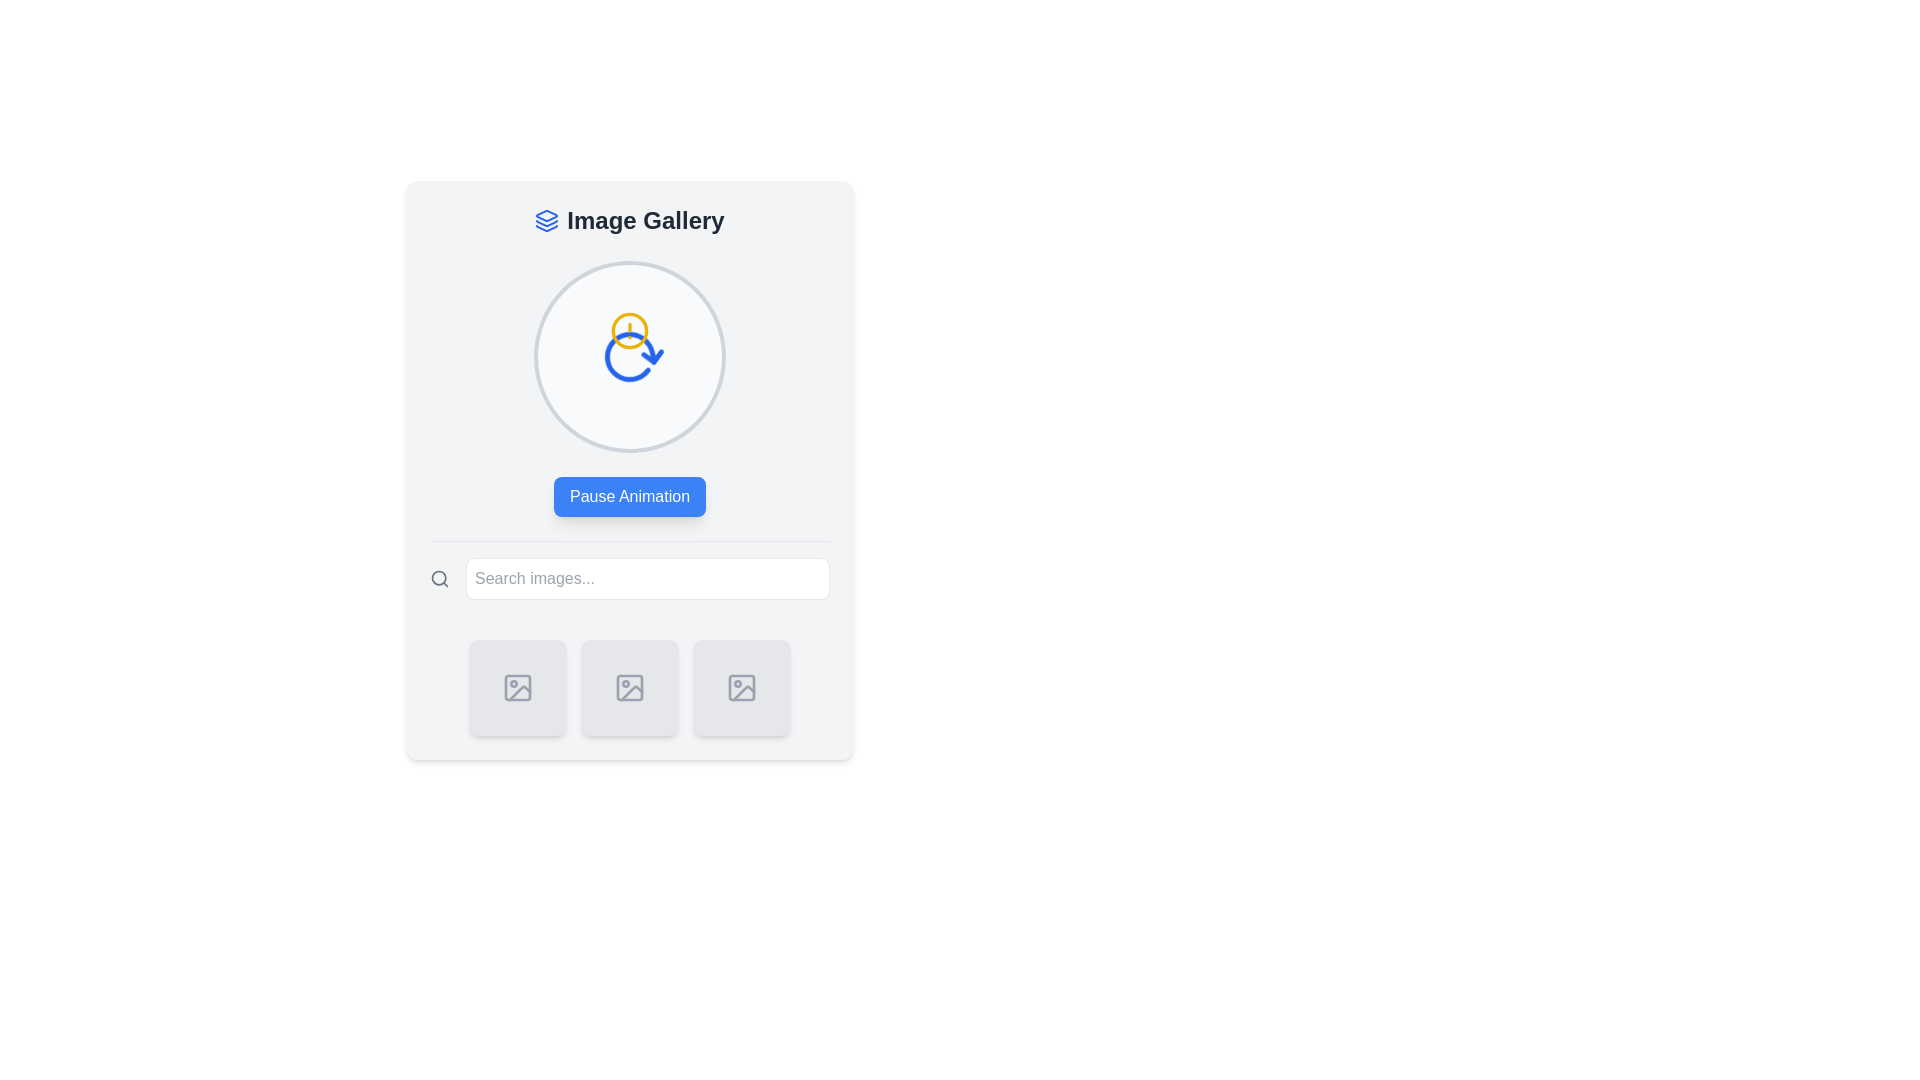  Describe the element at coordinates (628, 220) in the screenshot. I see `the header section of the 'Image Gallery' which includes an identifying icon and text` at that location.